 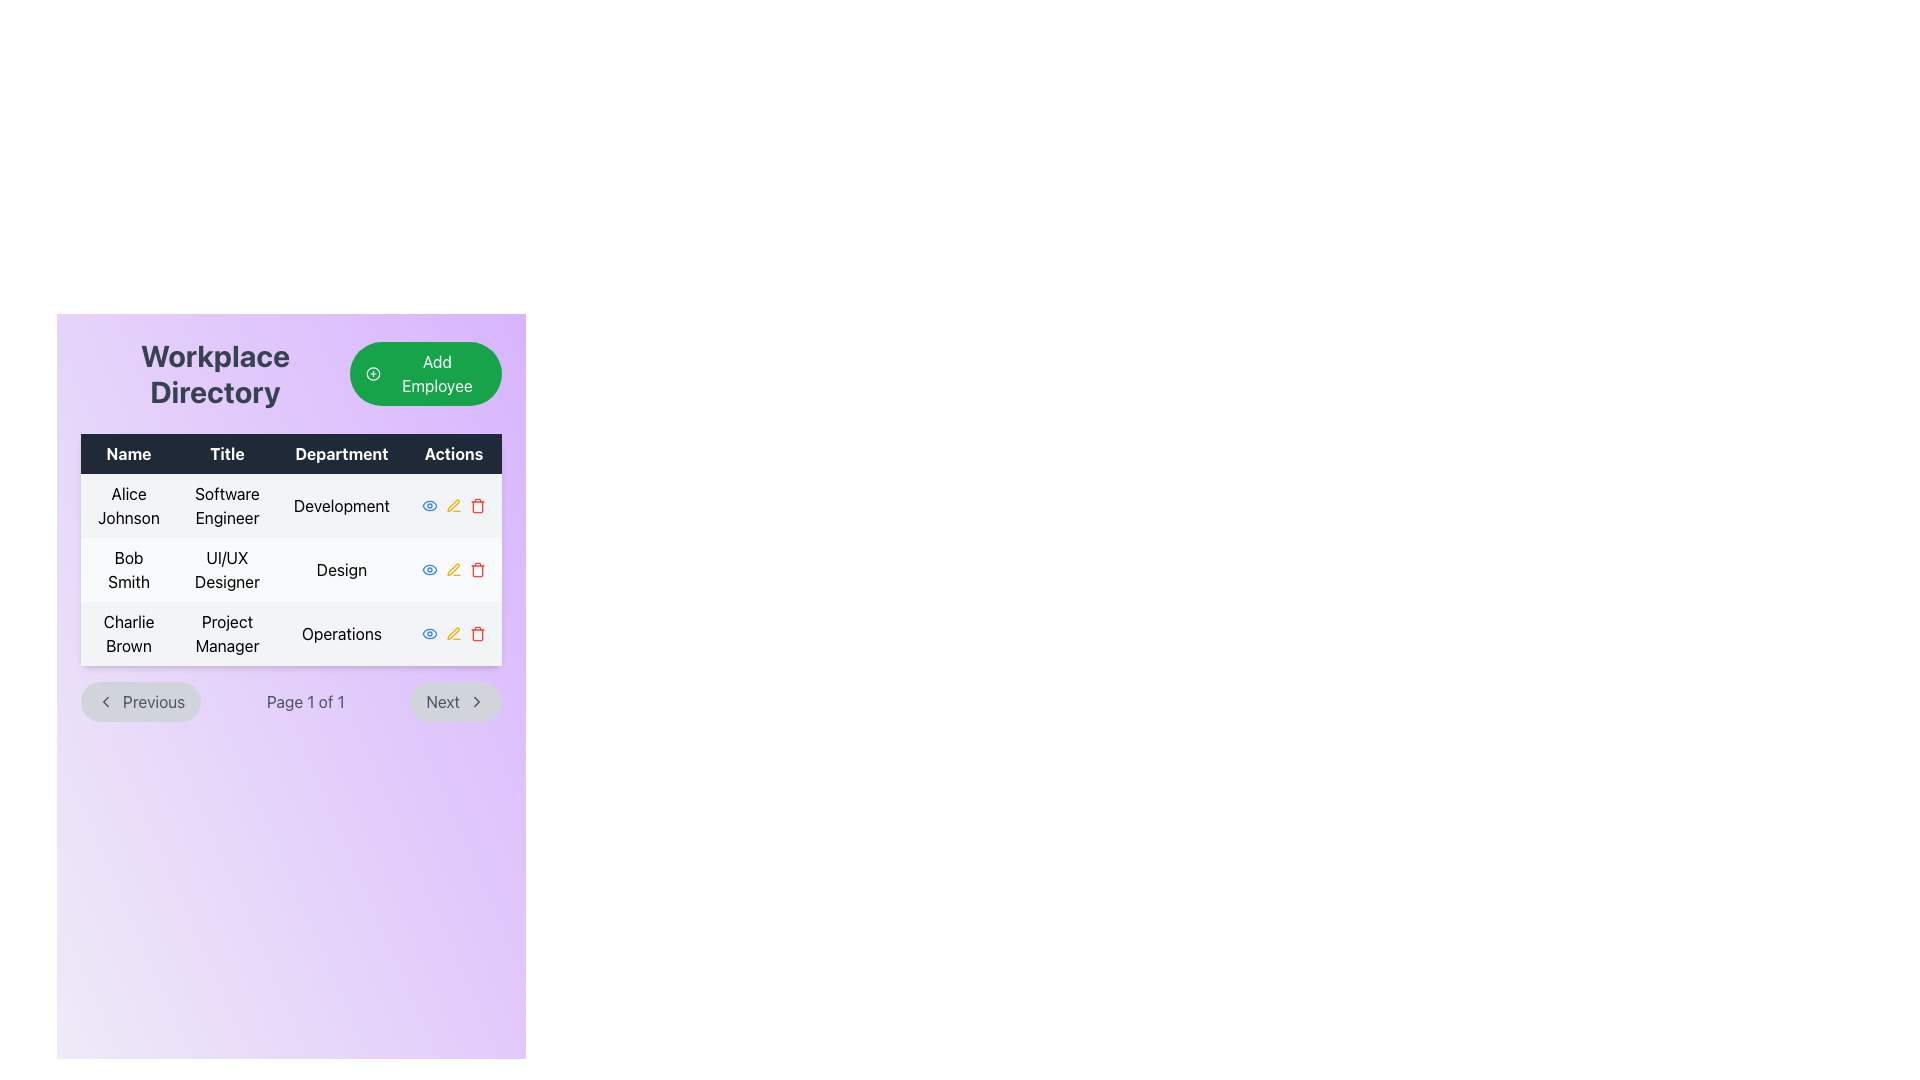 What do you see at coordinates (290, 504) in the screenshot?
I see `the first row in the workplace directory table` at bounding box center [290, 504].